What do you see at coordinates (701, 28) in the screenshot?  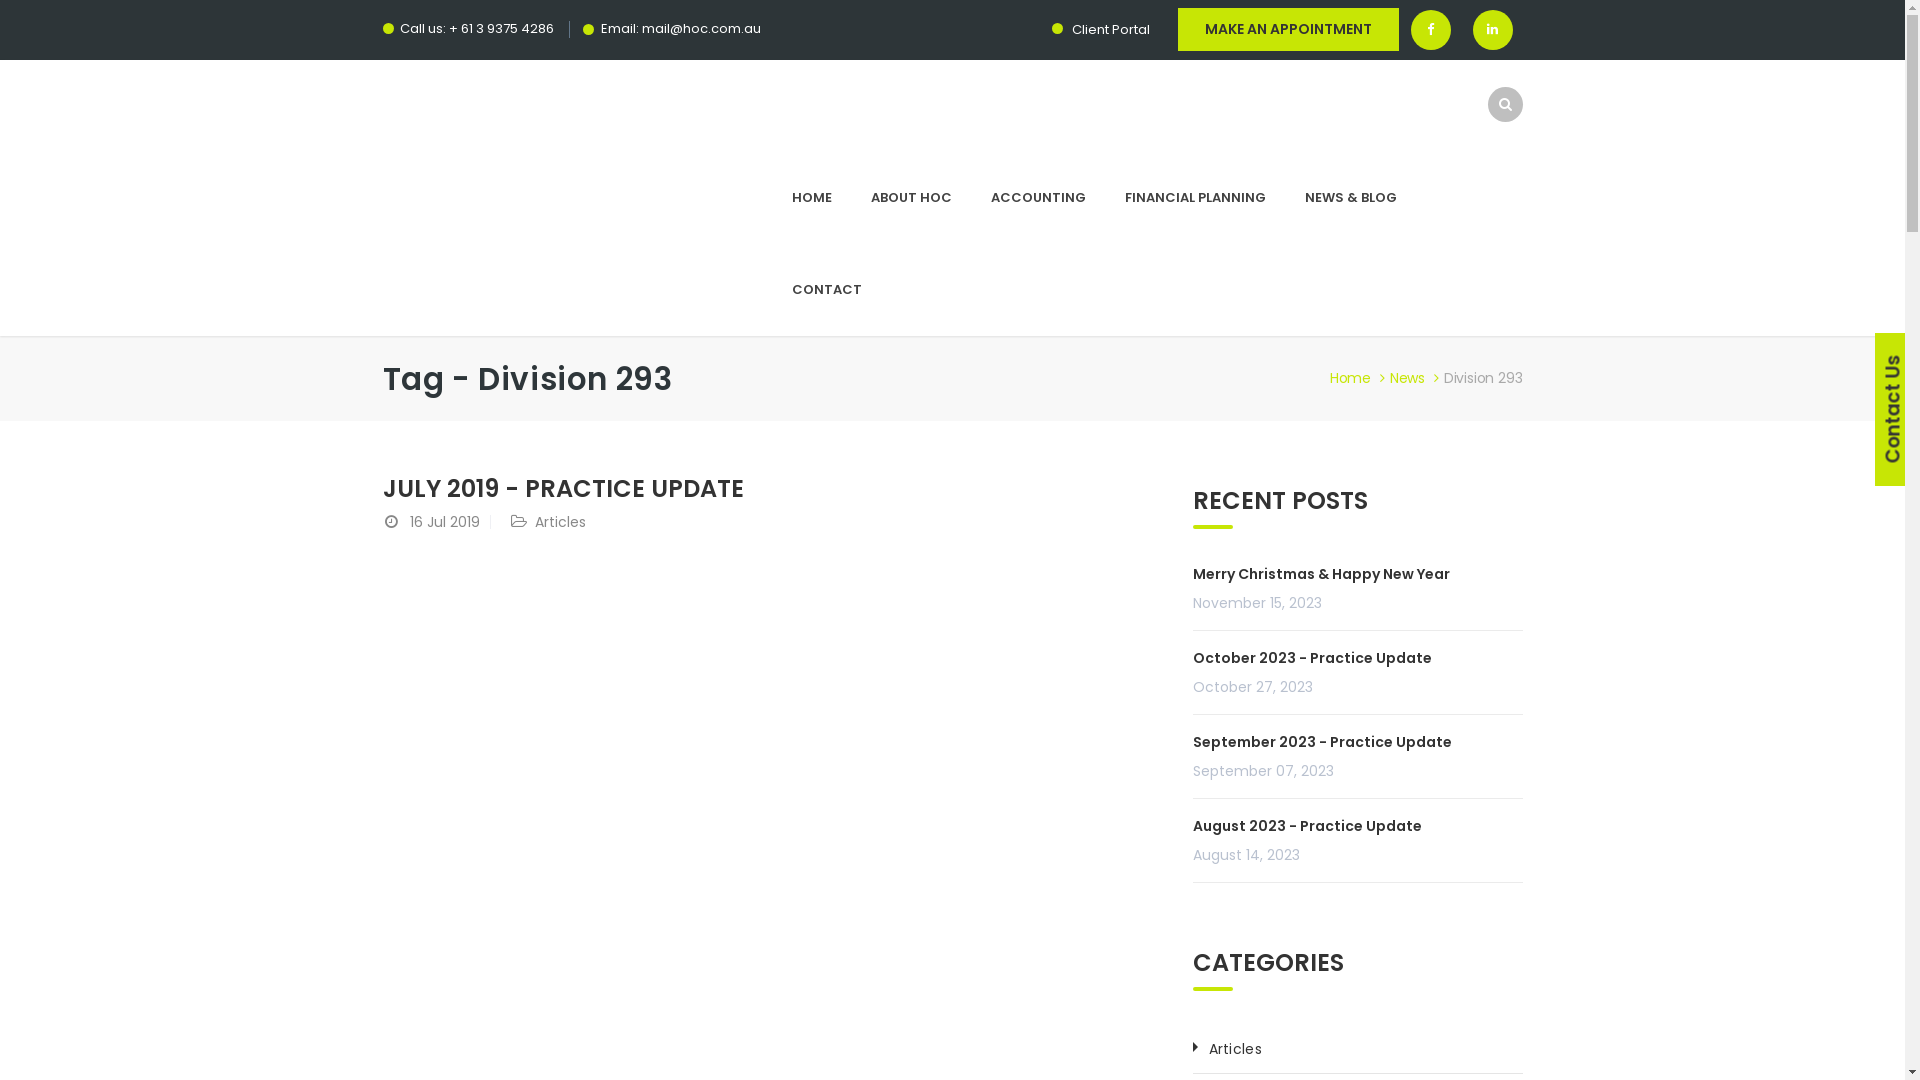 I see `'mail@hoc.com.au'` at bounding box center [701, 28].